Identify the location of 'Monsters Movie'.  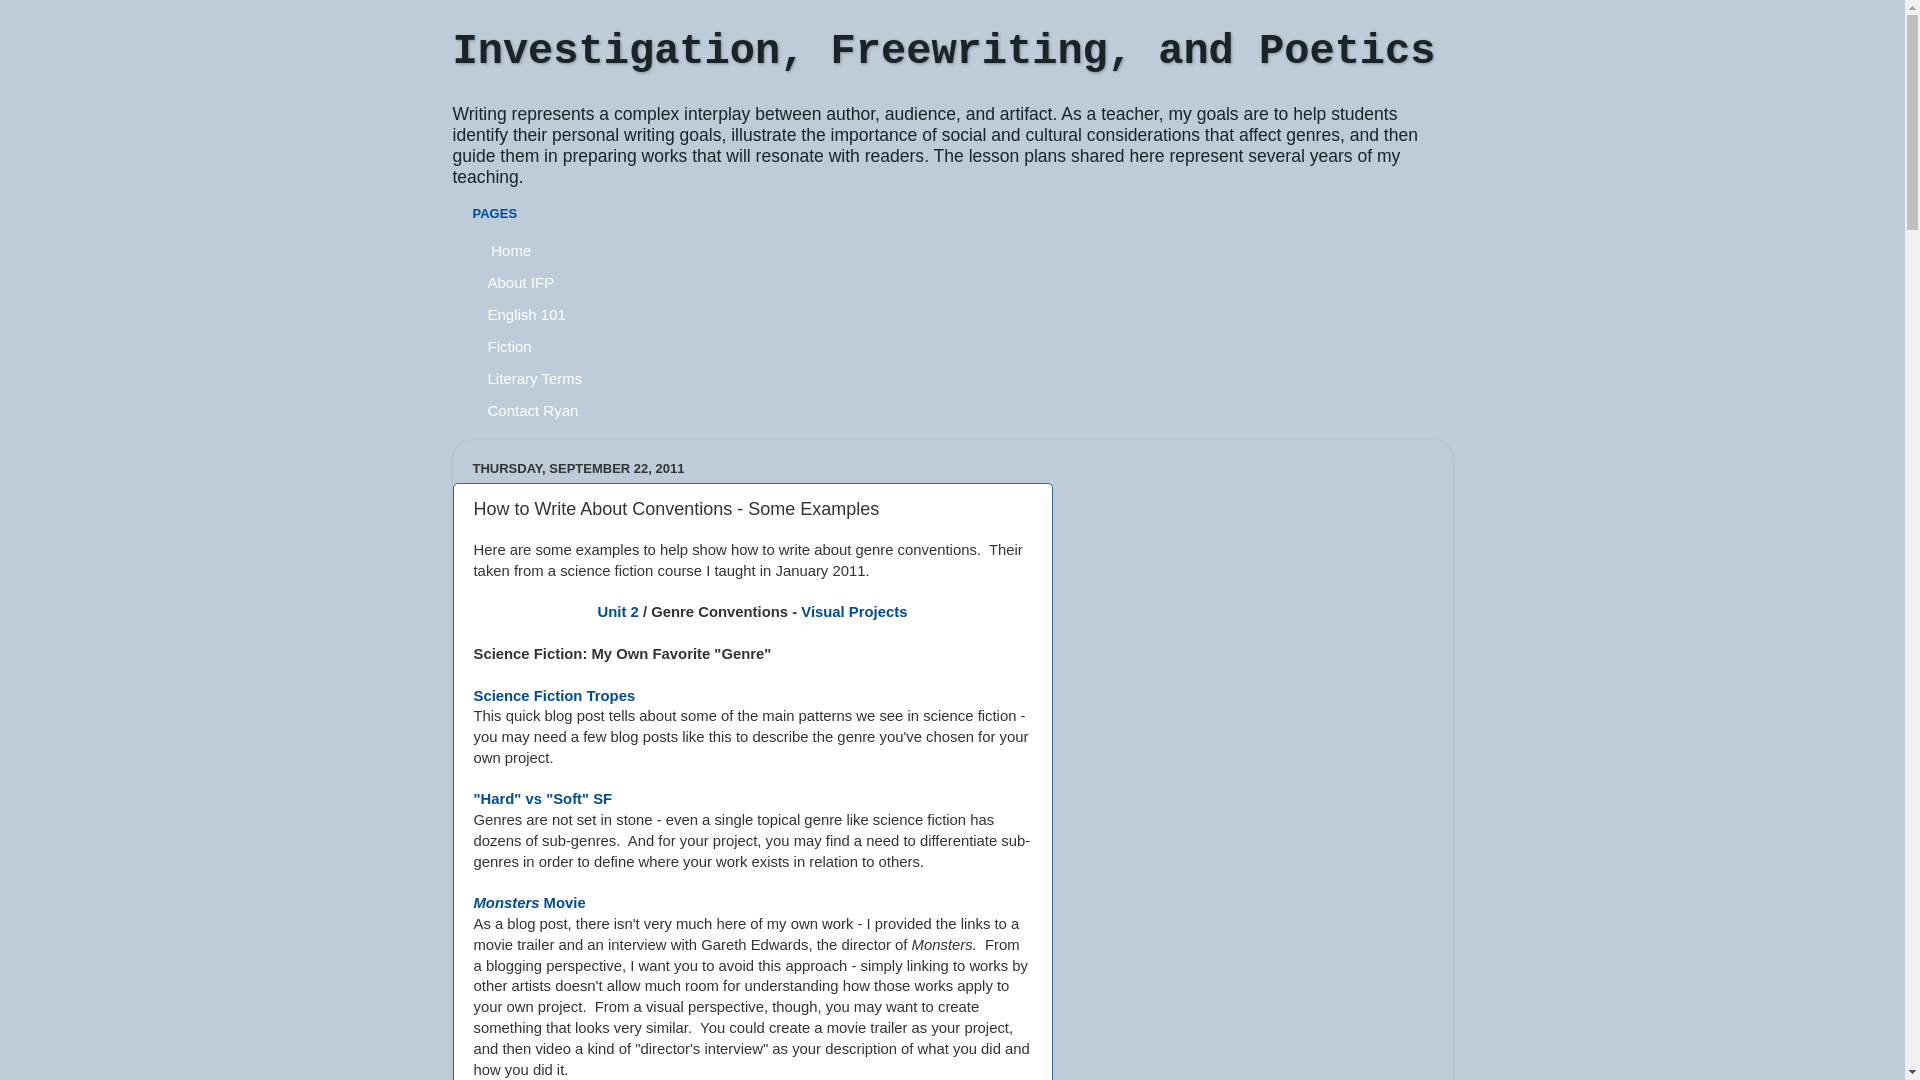
(473, 902).